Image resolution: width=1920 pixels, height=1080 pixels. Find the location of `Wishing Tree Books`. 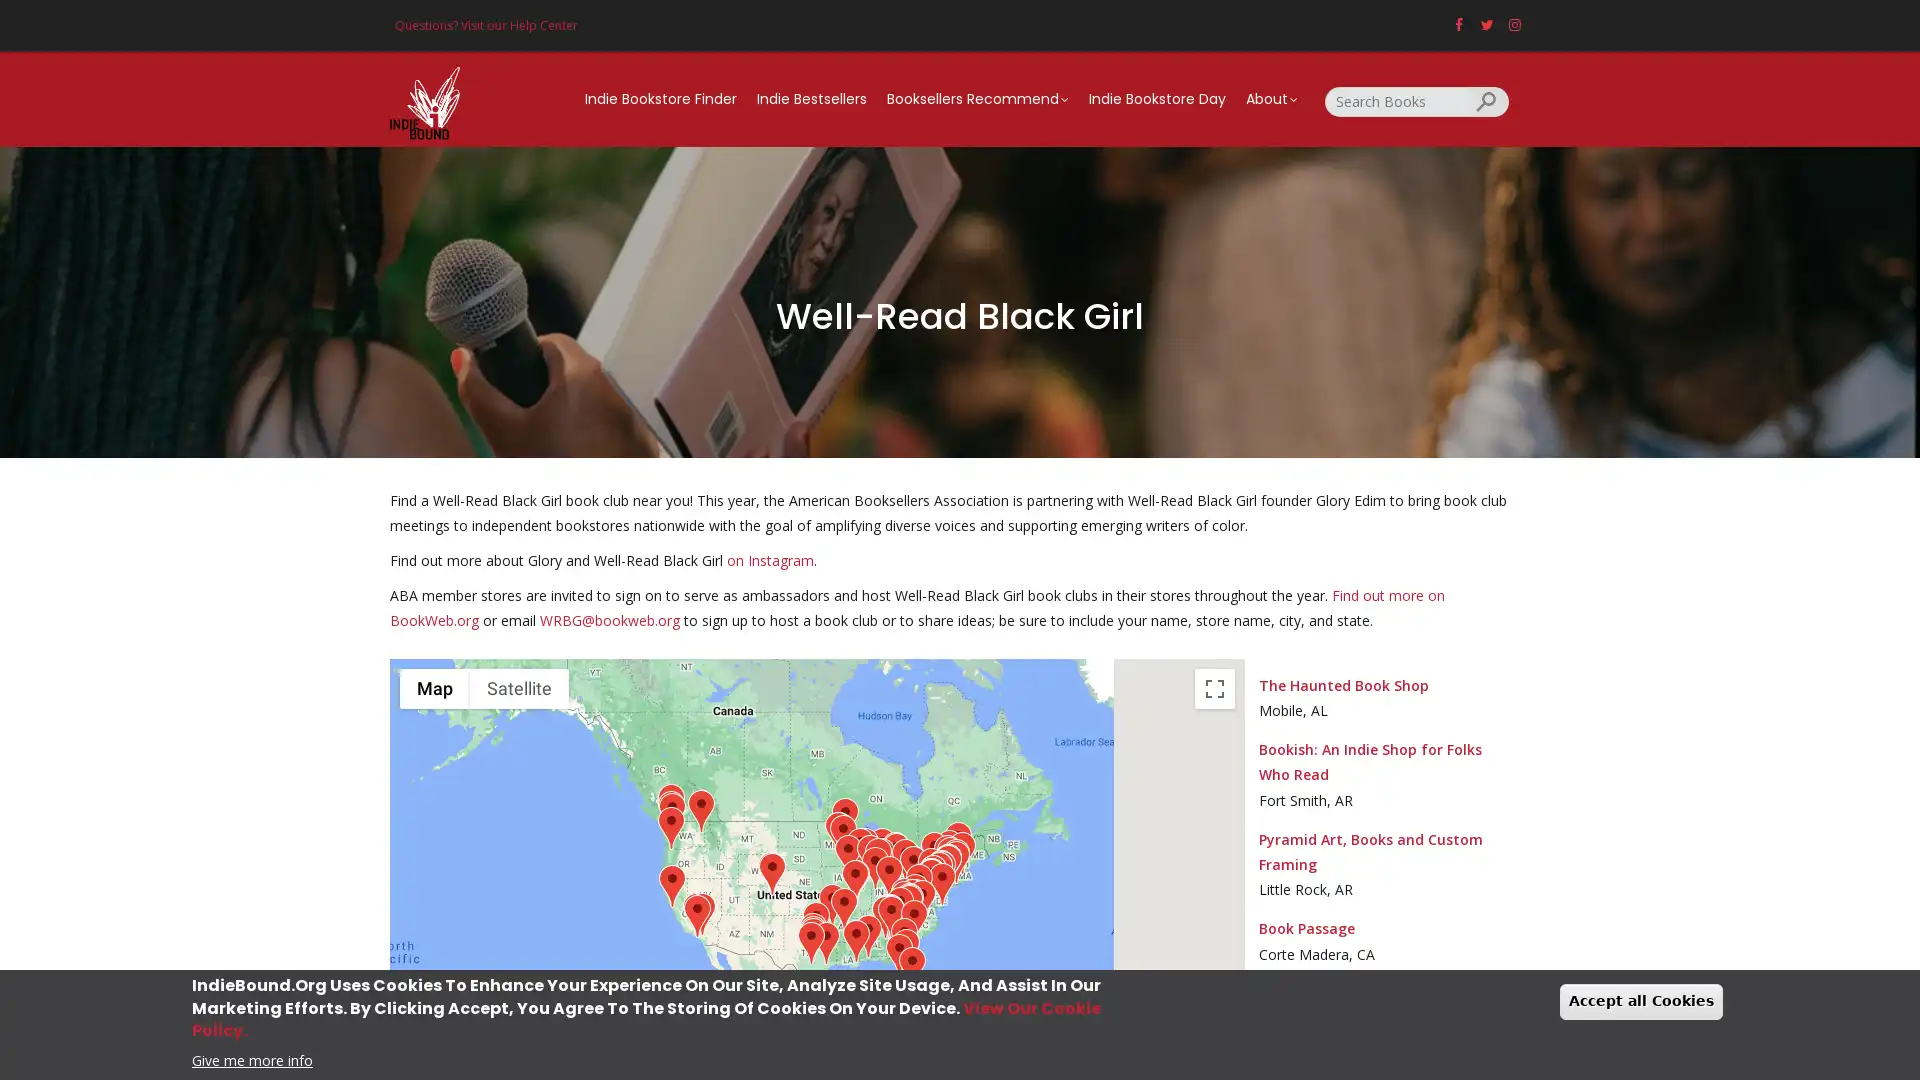

Wishing Tree Books is located at coordinates (700, 810).